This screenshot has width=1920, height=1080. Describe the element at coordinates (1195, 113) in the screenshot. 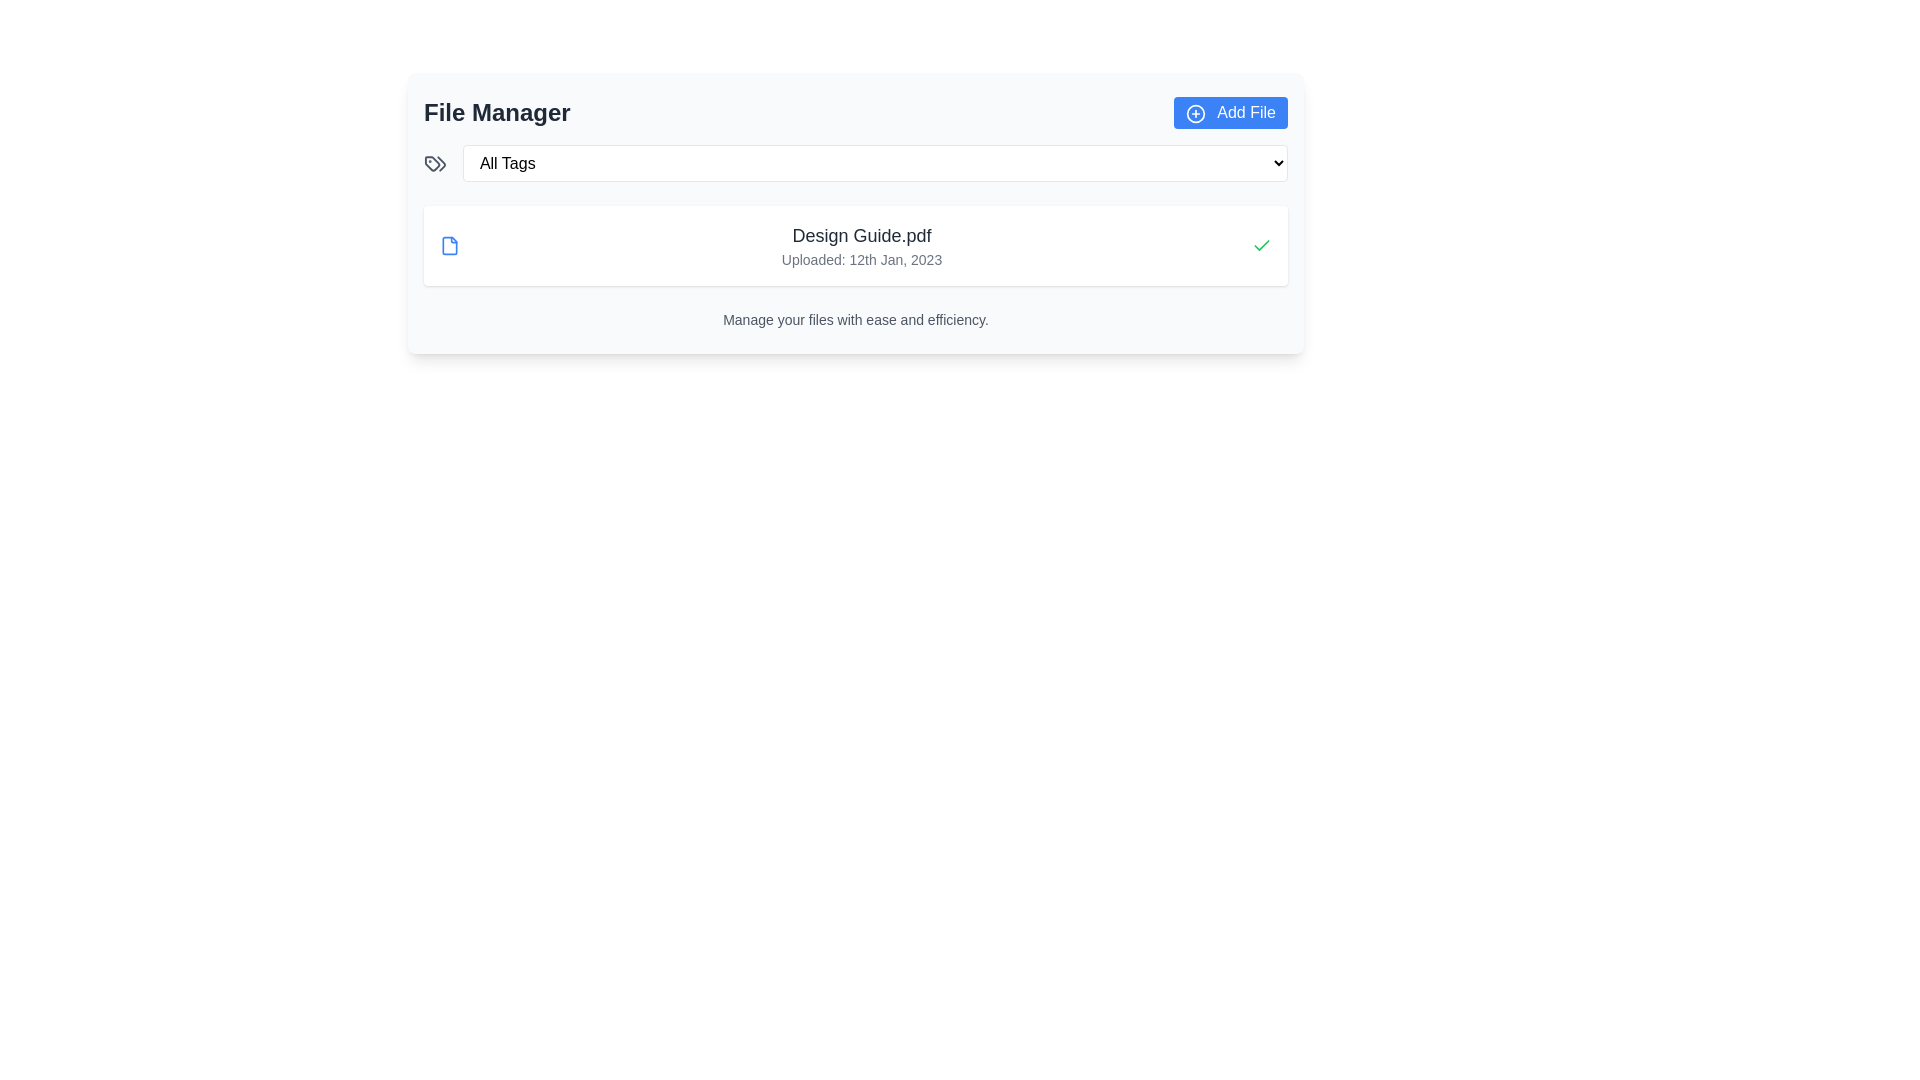

I see `the decorative SVG circle that enhances the 'Add File' icon, located centrally within the 'Add File' button, adjacent to the label 'Add File'` at that location.